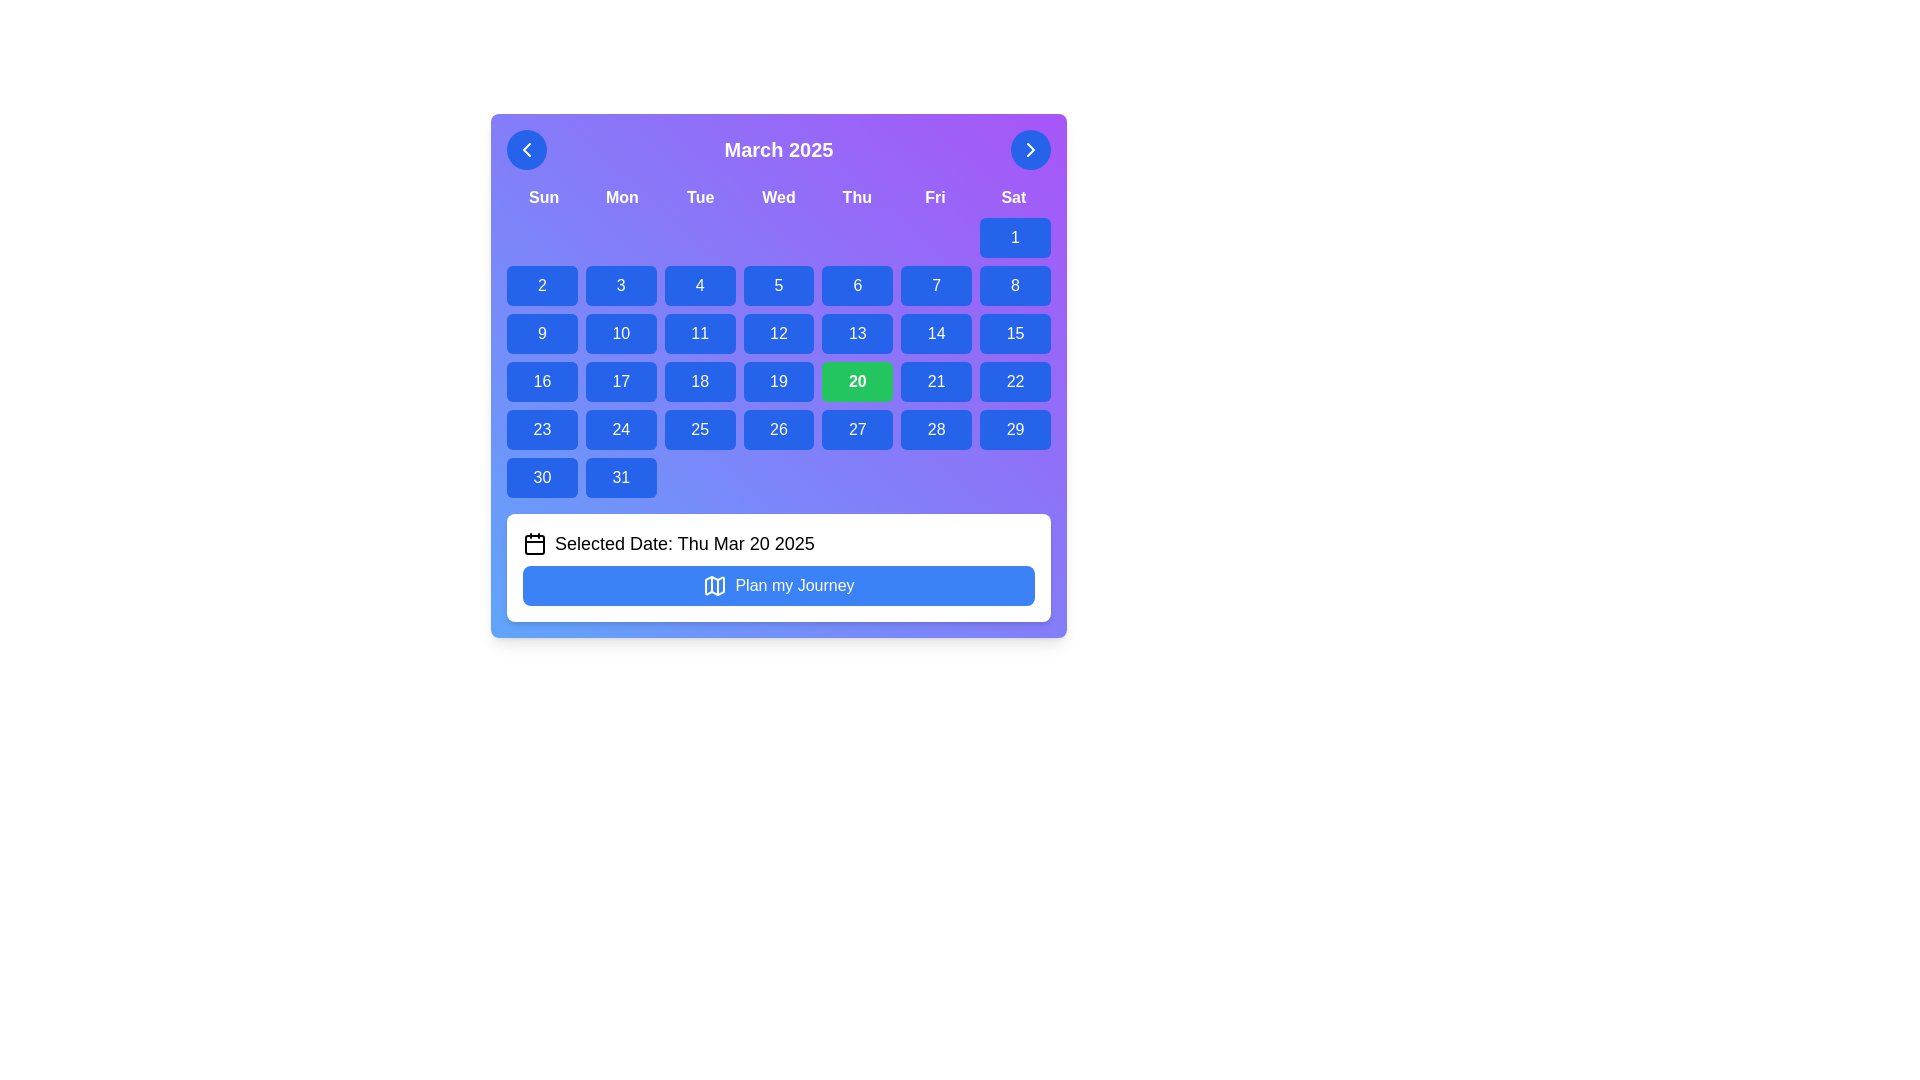  Describe the element at coordinates (1015, 428) in the screenshot. I see `the date selector button for the date '29' in the calendar interface` at that location.